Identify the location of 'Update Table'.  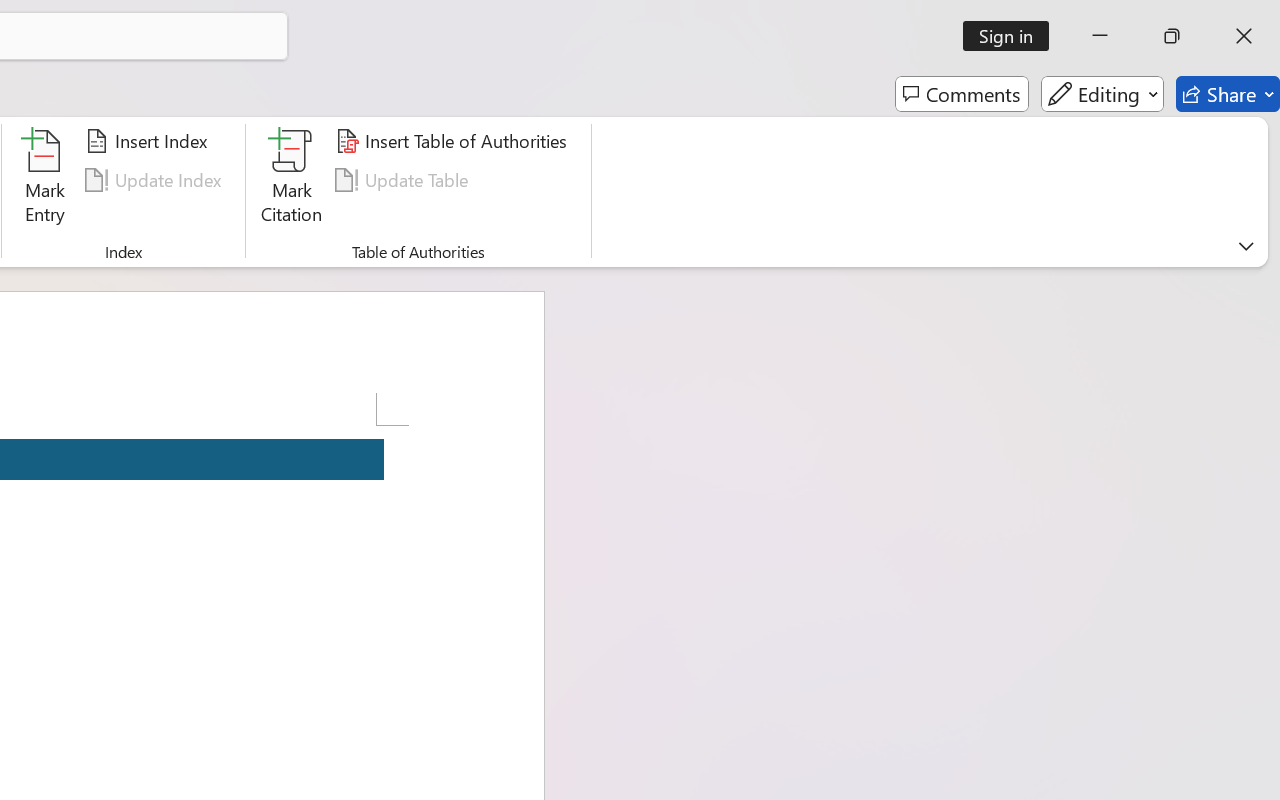
(404, 179).